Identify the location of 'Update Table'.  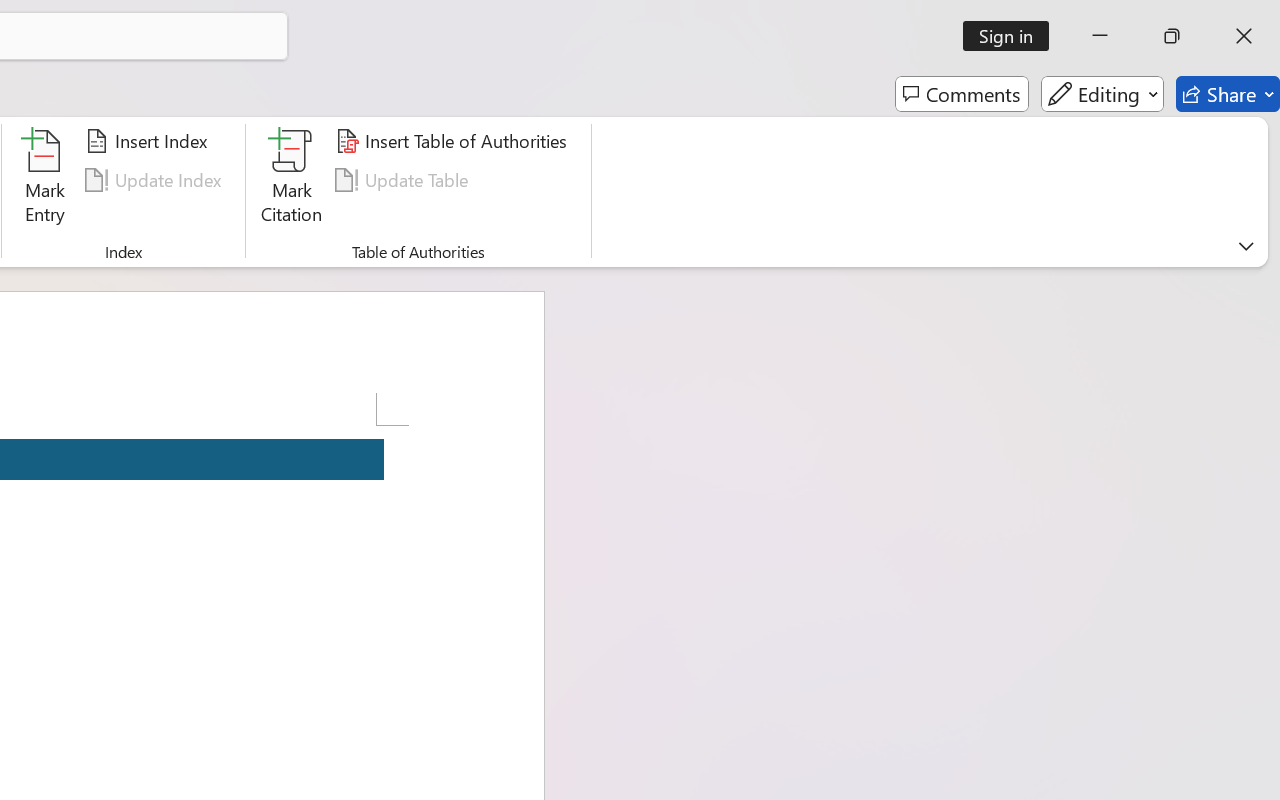
(404, 179).